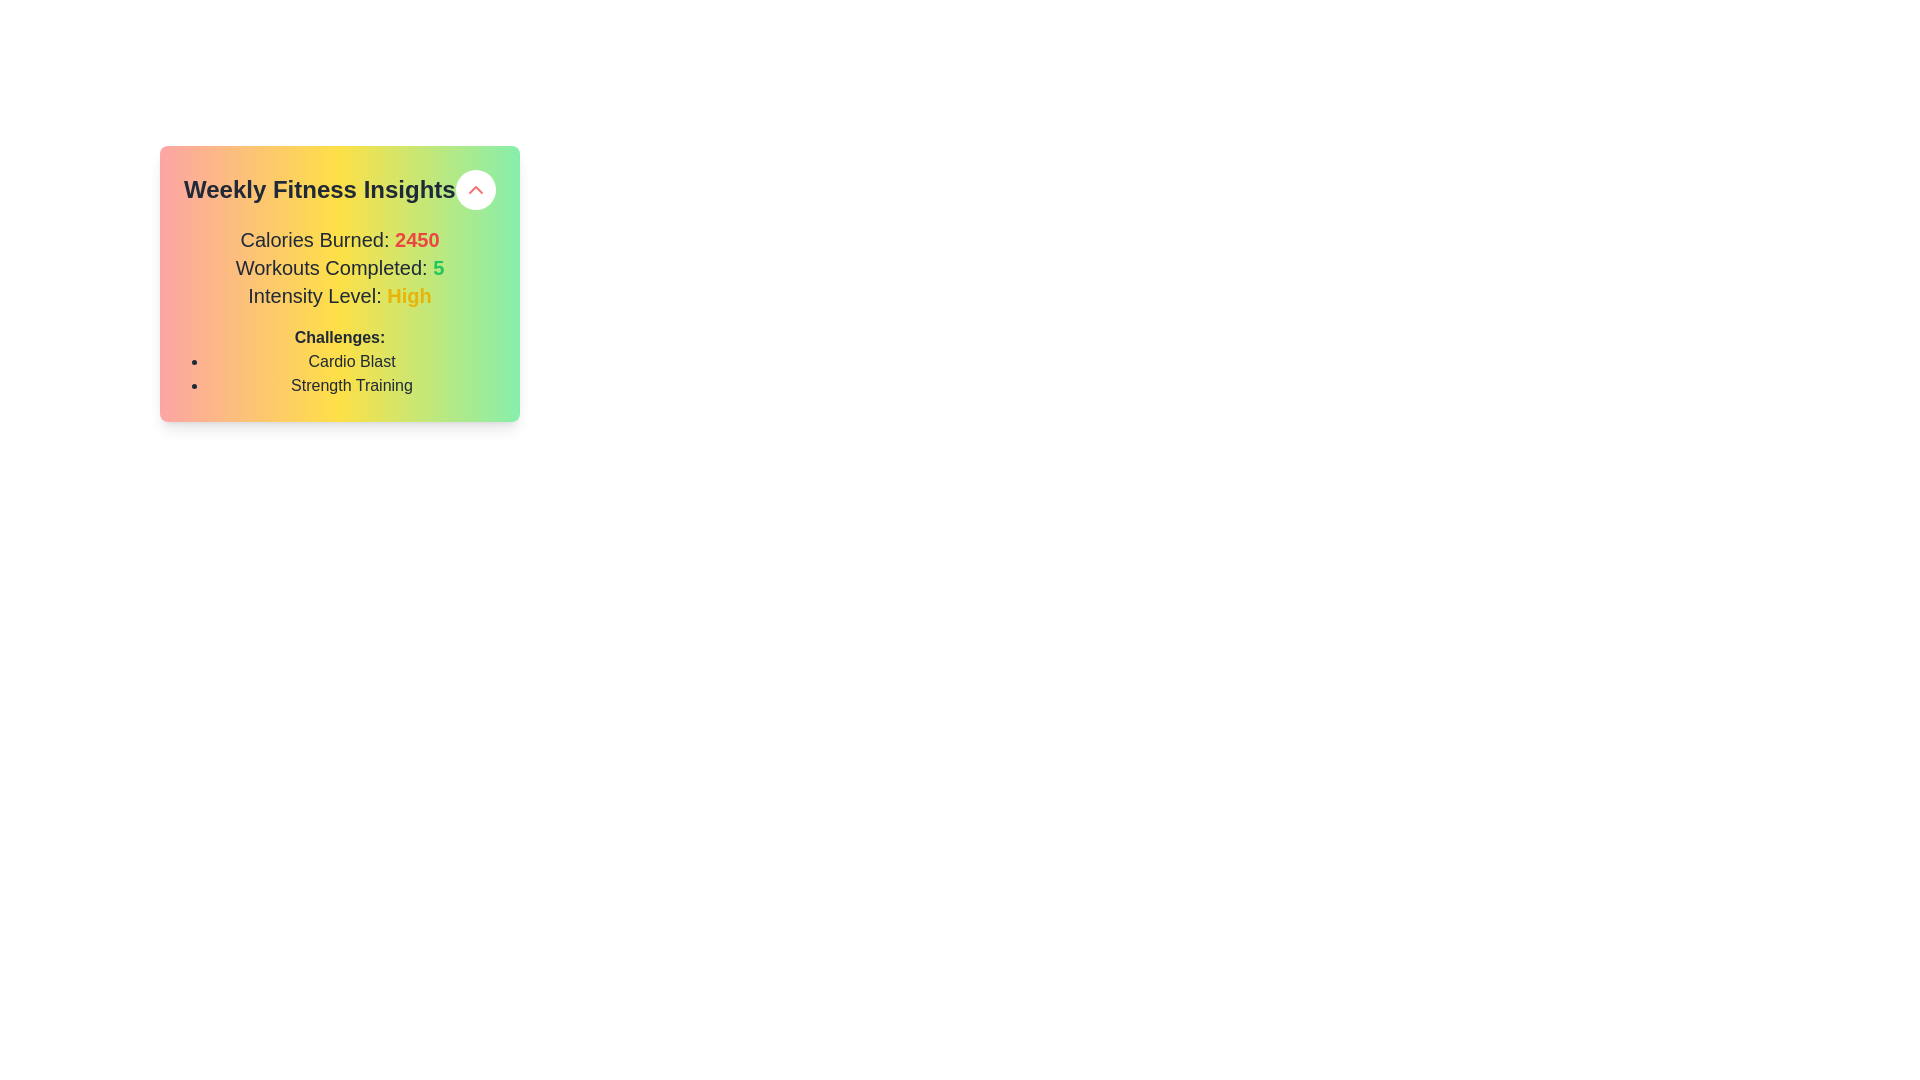  I want to click on contents of the Text block displaying the weekly fitness insights, including calories burned, workouts completed, and intensity level, so click(340, 266).